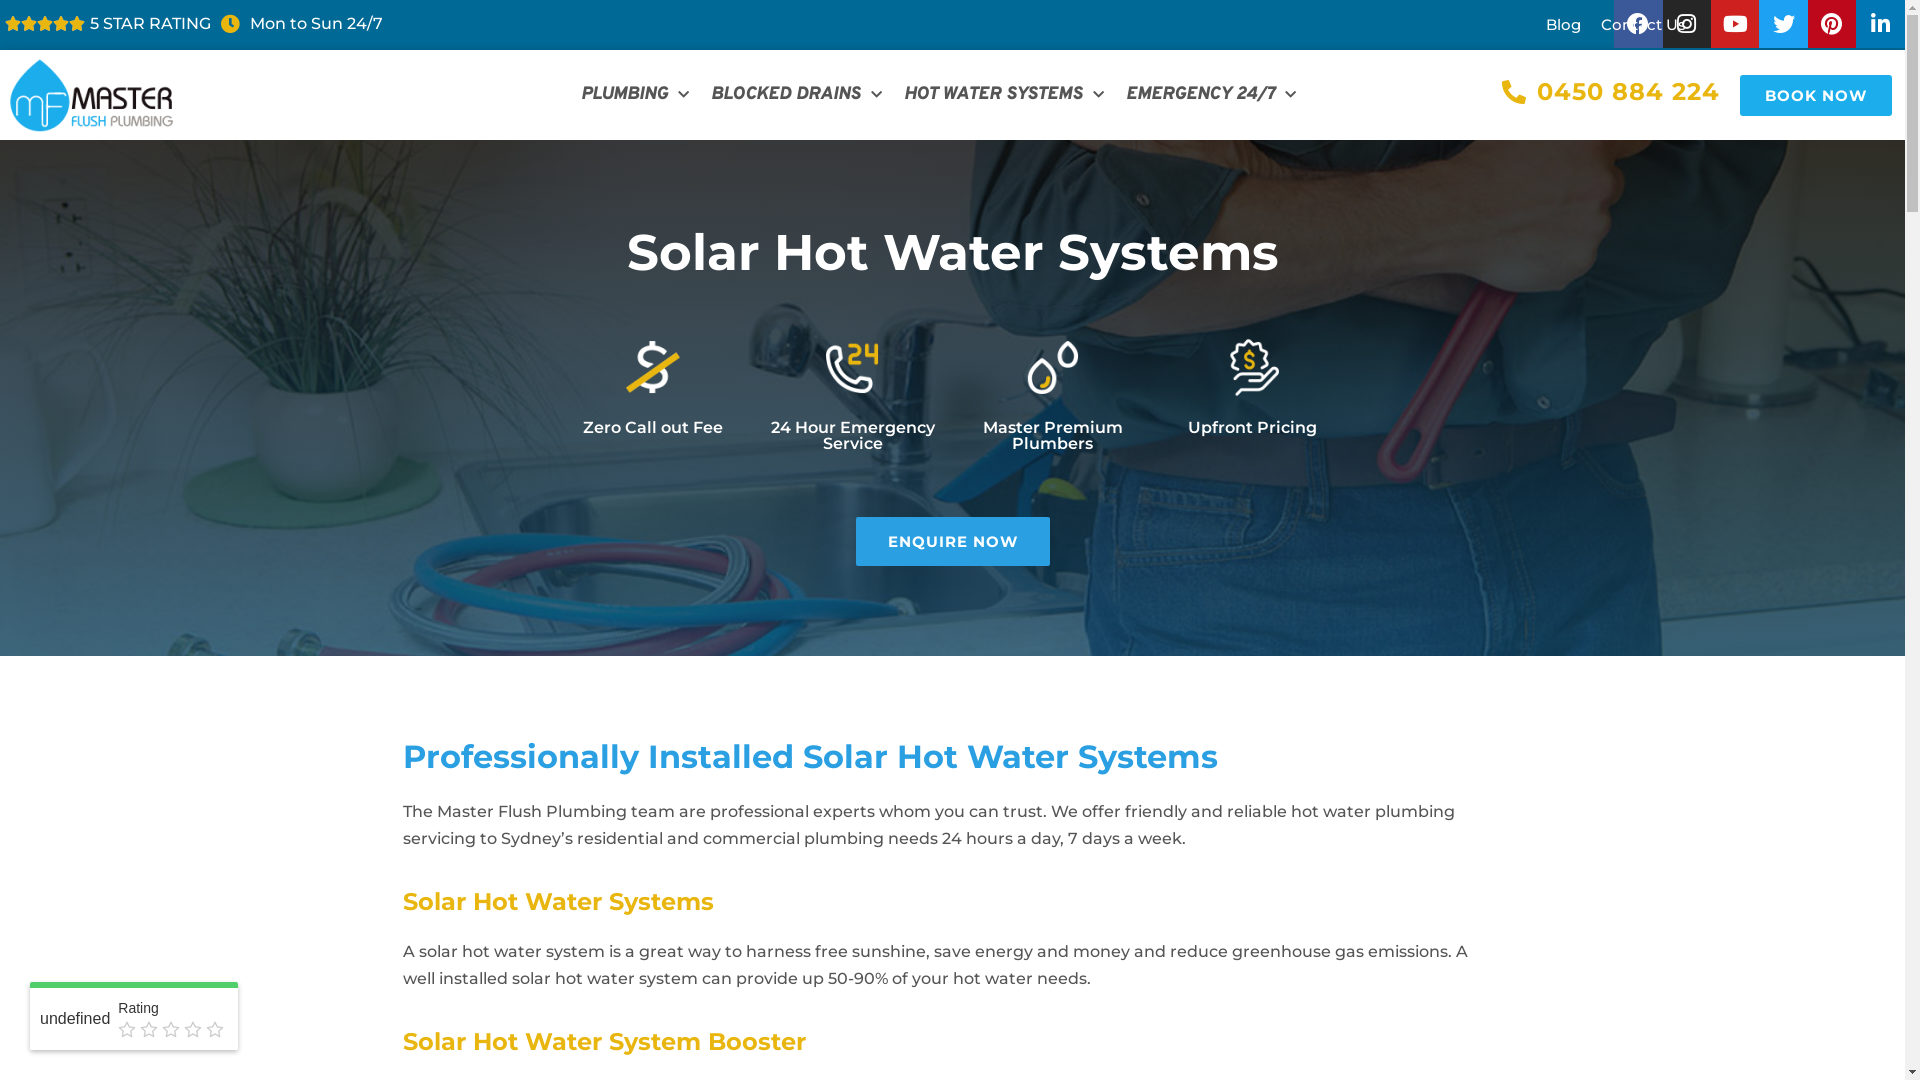 This screenshot has height=1080, width=1920. Describe the element at coordinates (952, 541) in the screenshot. I see `'ENQUIRE NOW'` at that location.